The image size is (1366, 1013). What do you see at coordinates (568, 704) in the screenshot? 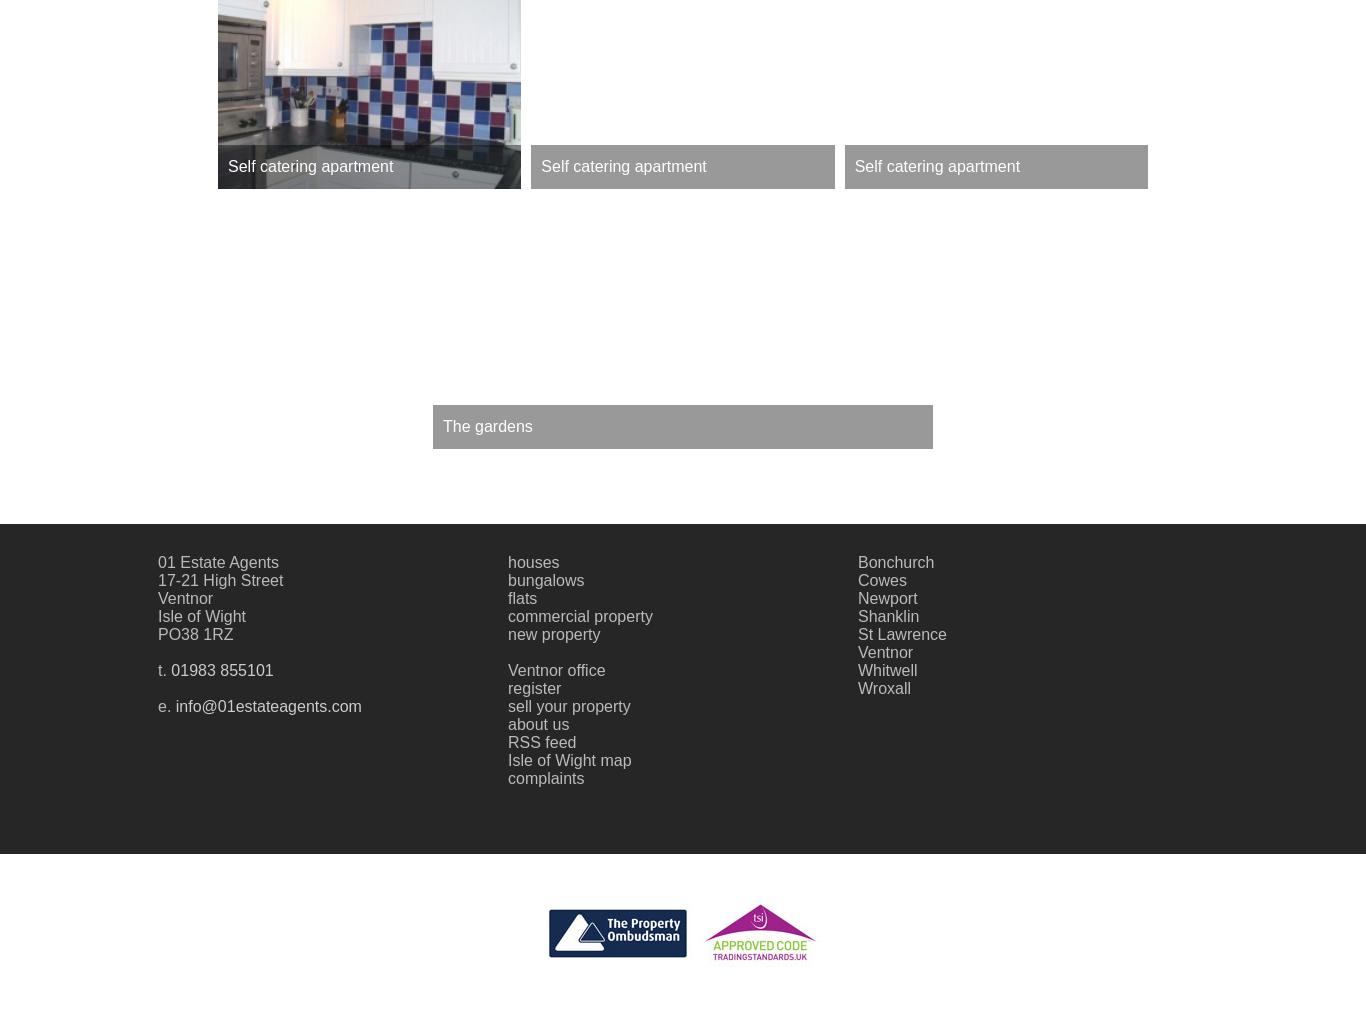
I see `'sell your property'` at bounding box center [568, 704].